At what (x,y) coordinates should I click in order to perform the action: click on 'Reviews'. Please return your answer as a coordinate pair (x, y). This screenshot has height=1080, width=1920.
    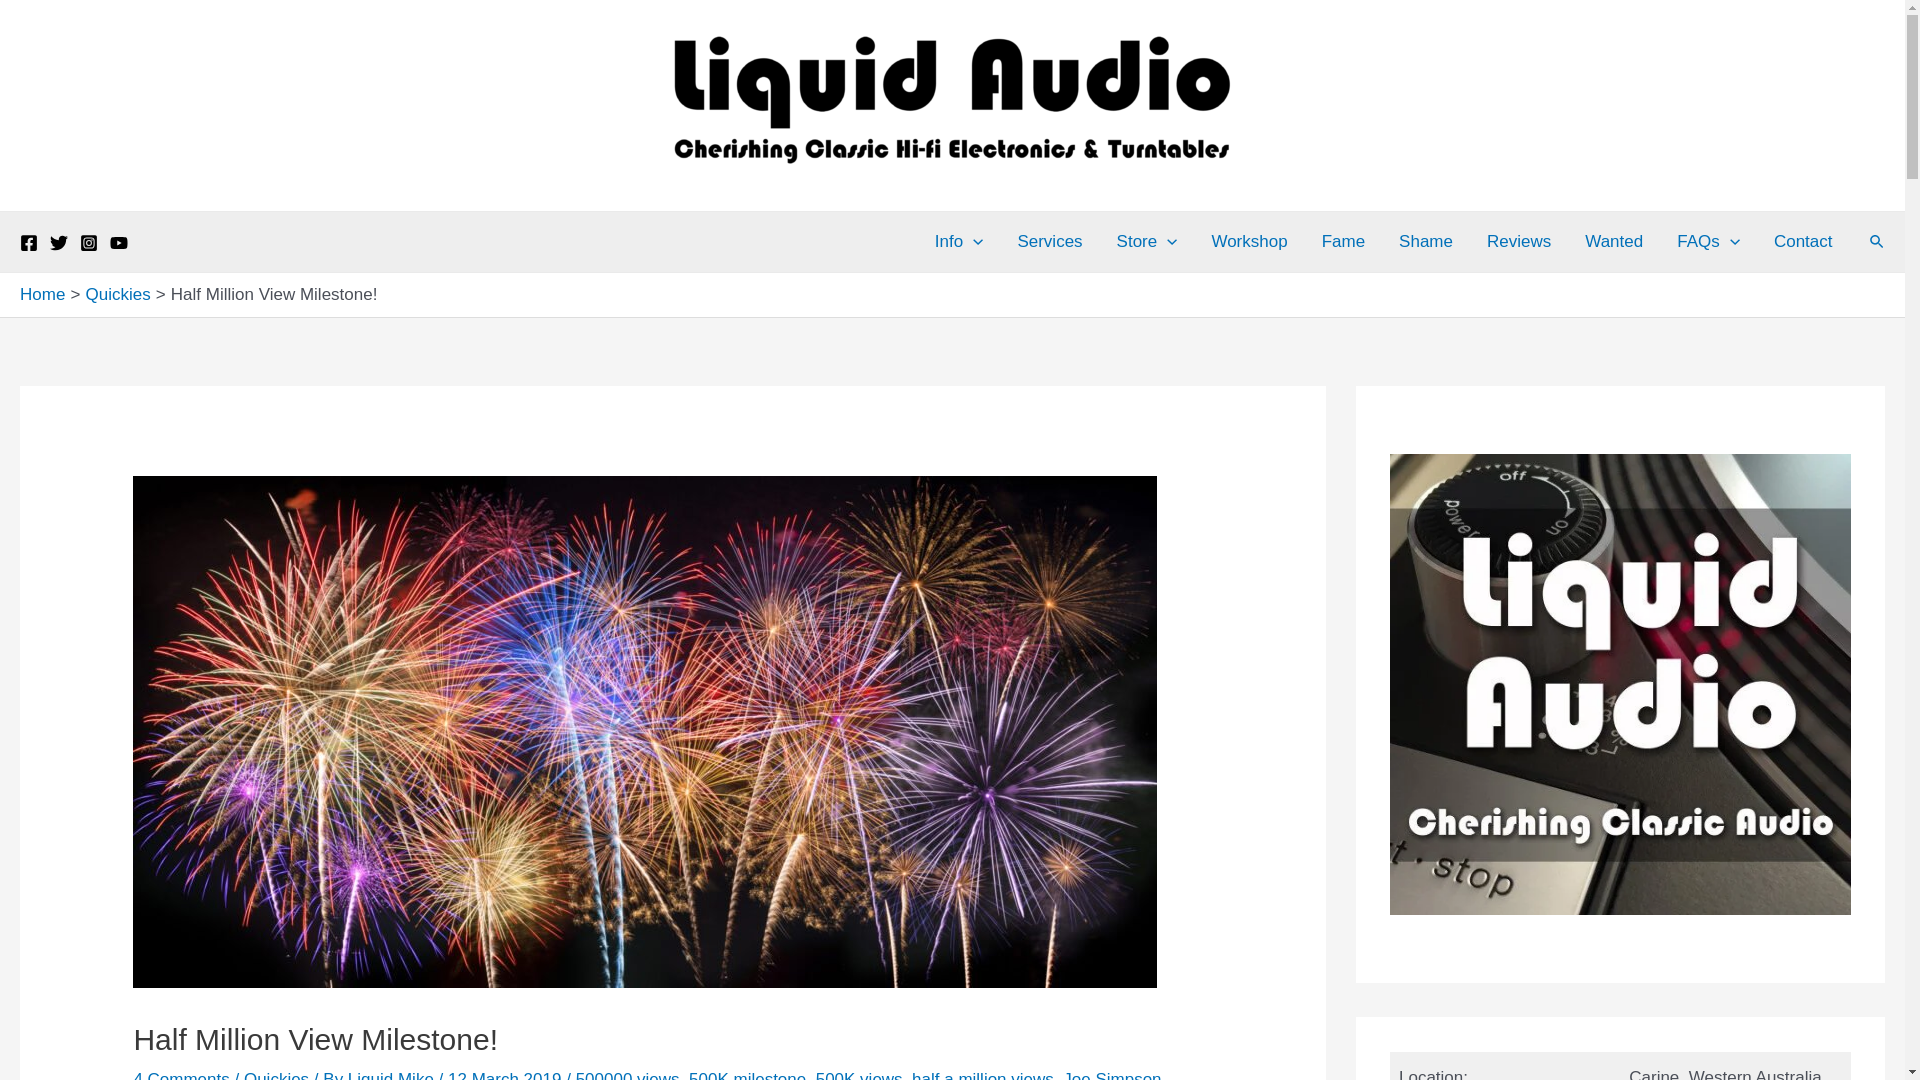
    Looking at the image, I should click on (1518, 241).